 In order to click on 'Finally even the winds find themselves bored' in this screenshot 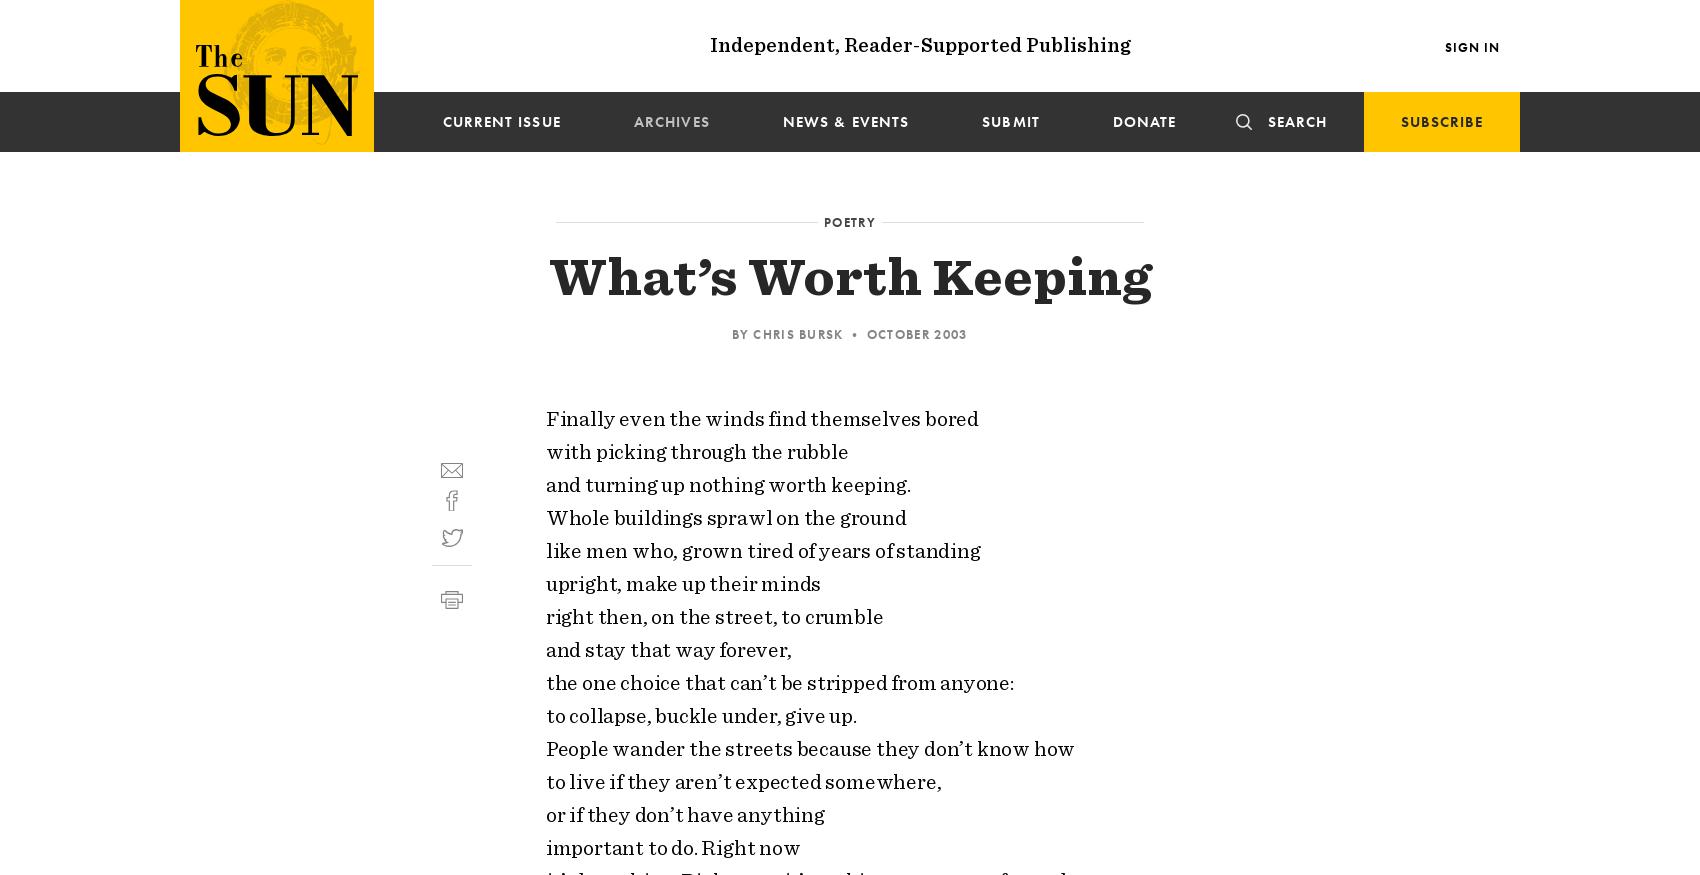, I will do `click(760, 418)`.